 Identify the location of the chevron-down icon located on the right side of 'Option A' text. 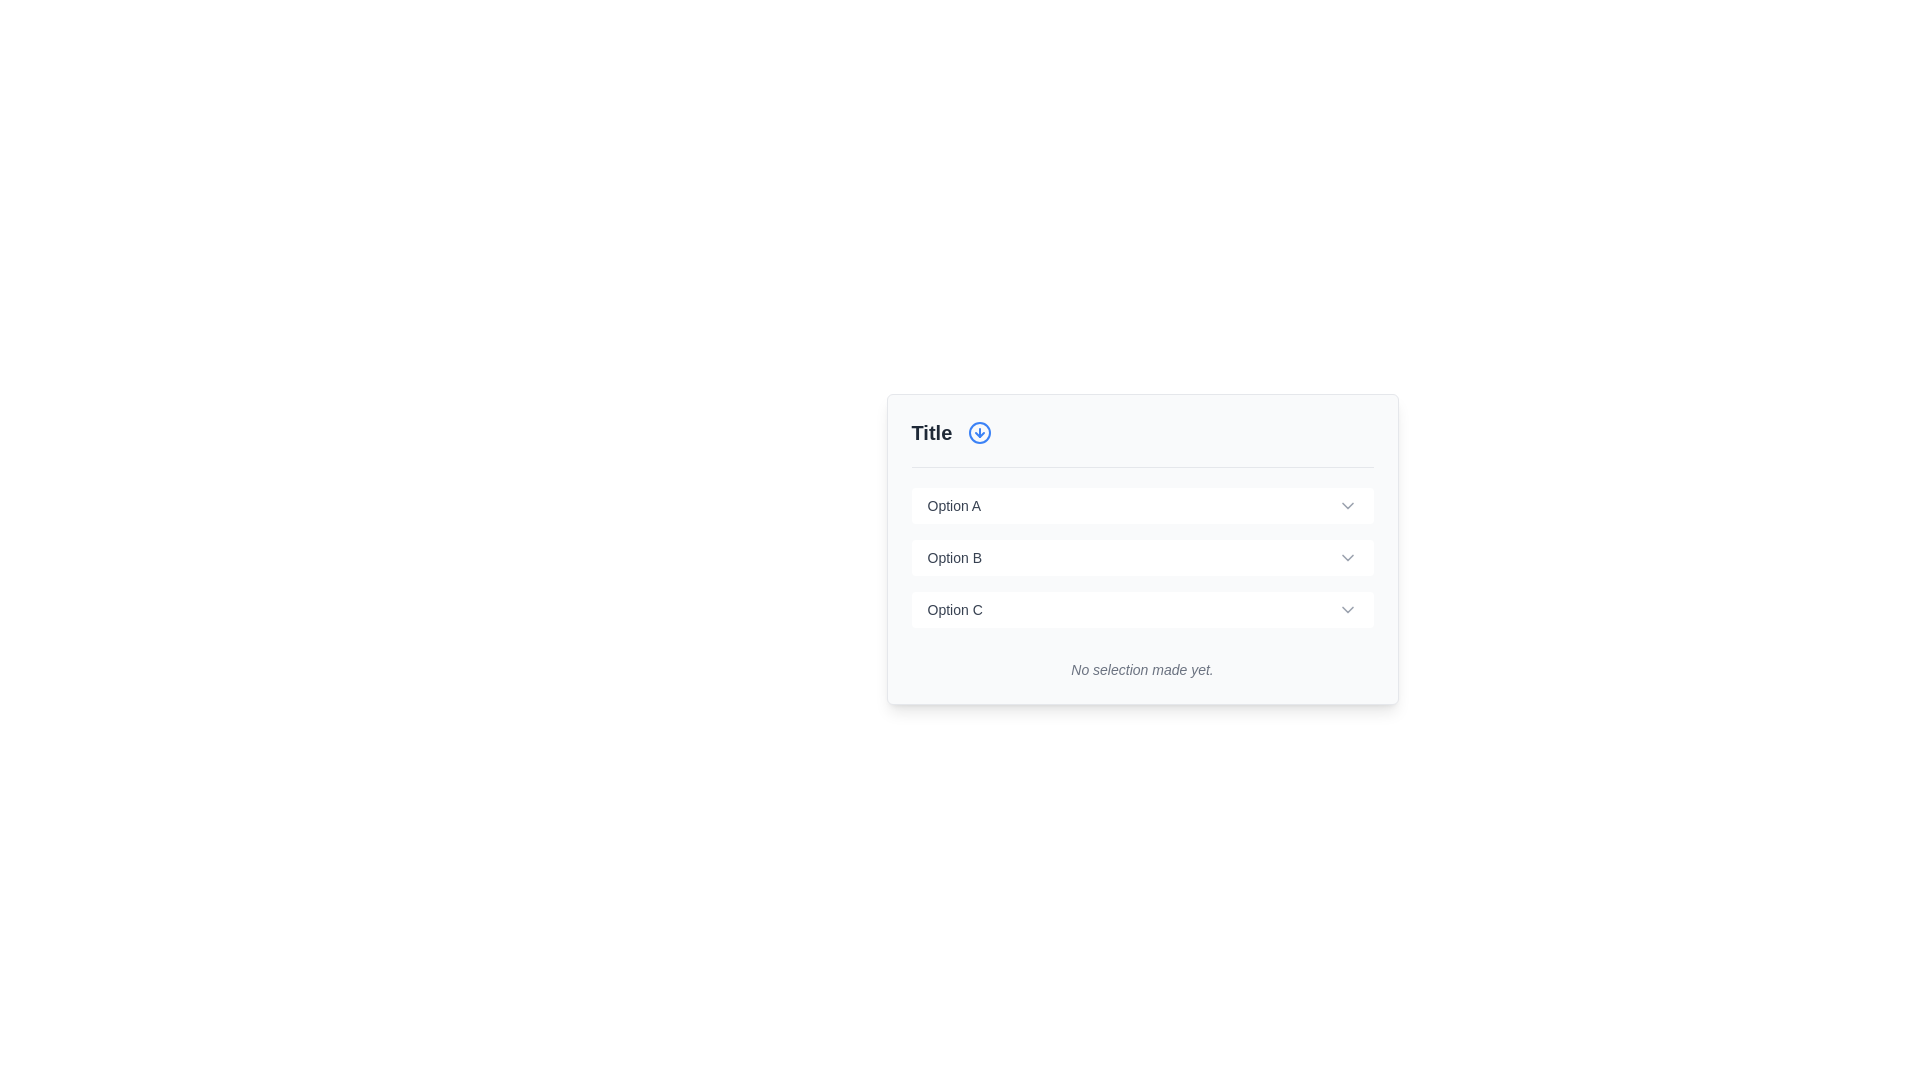
(1347, 504).